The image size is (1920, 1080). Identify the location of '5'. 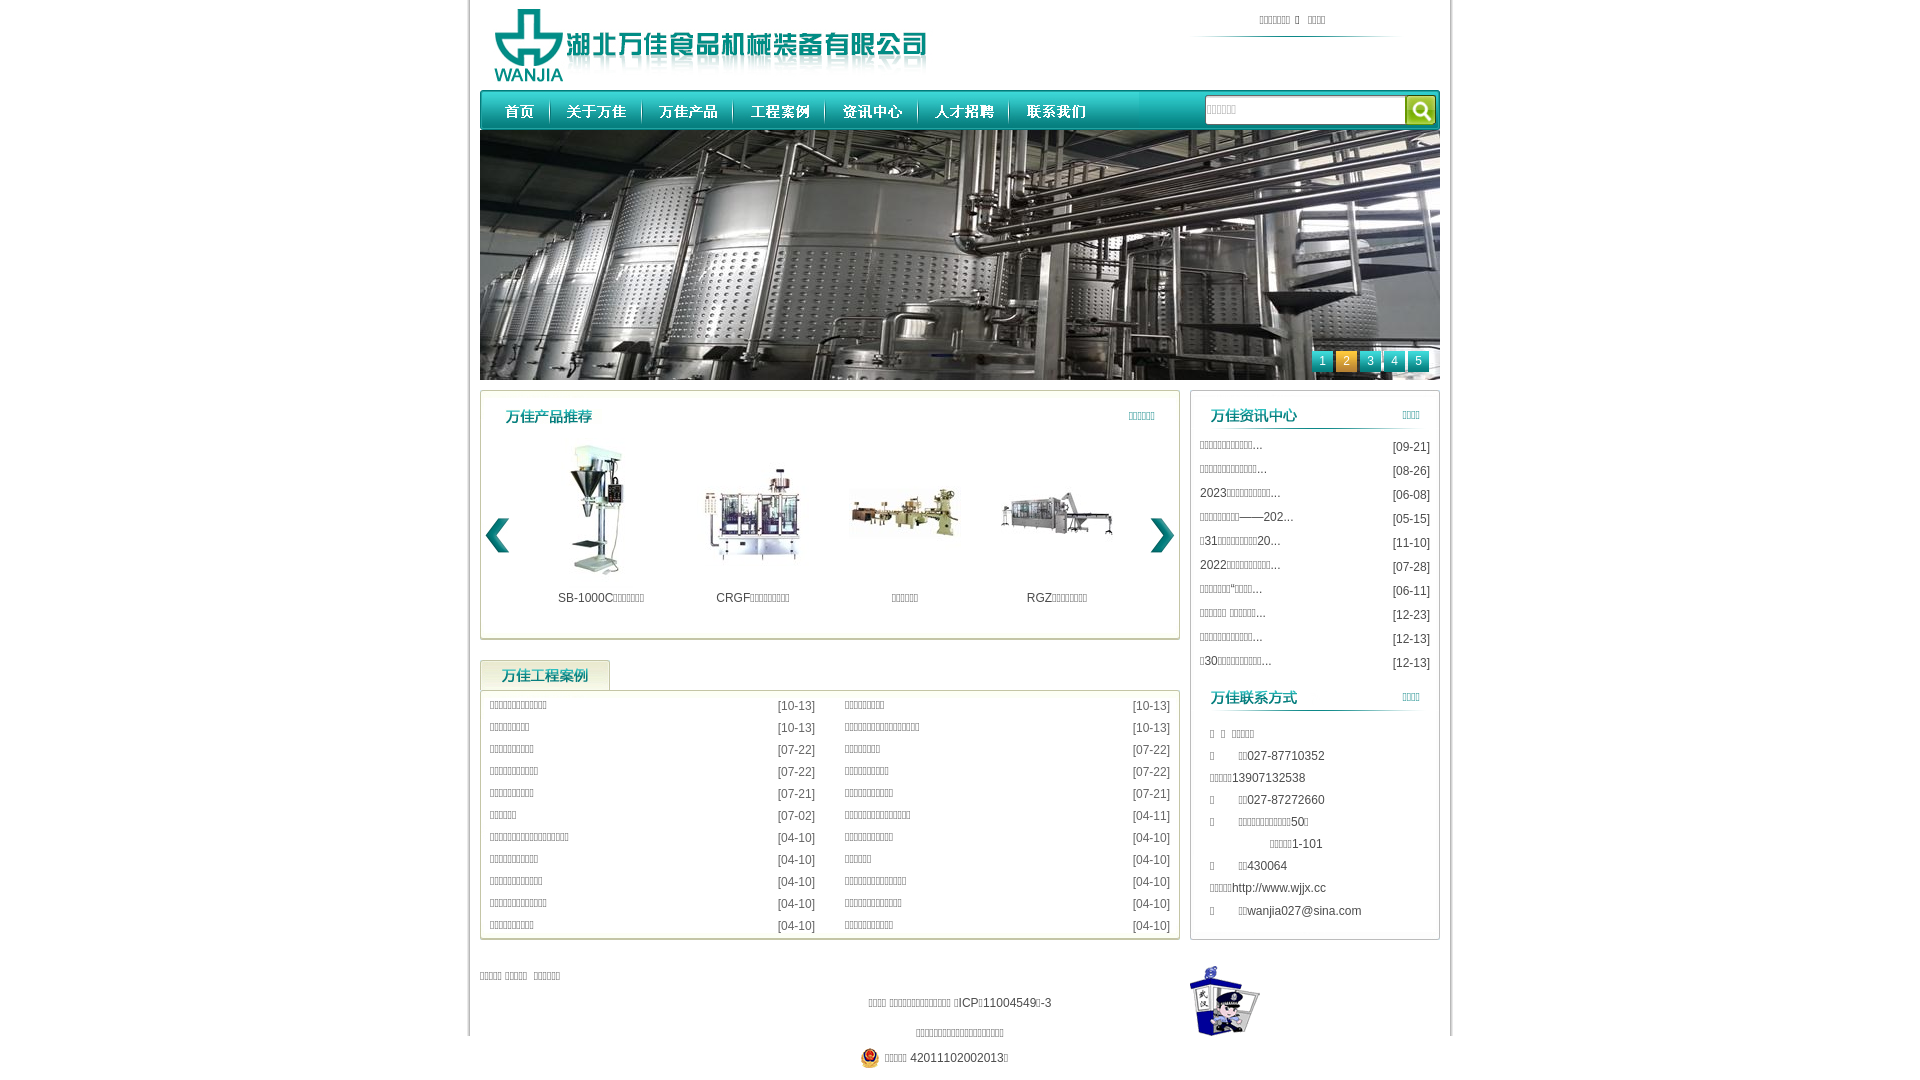
(1417, 361).